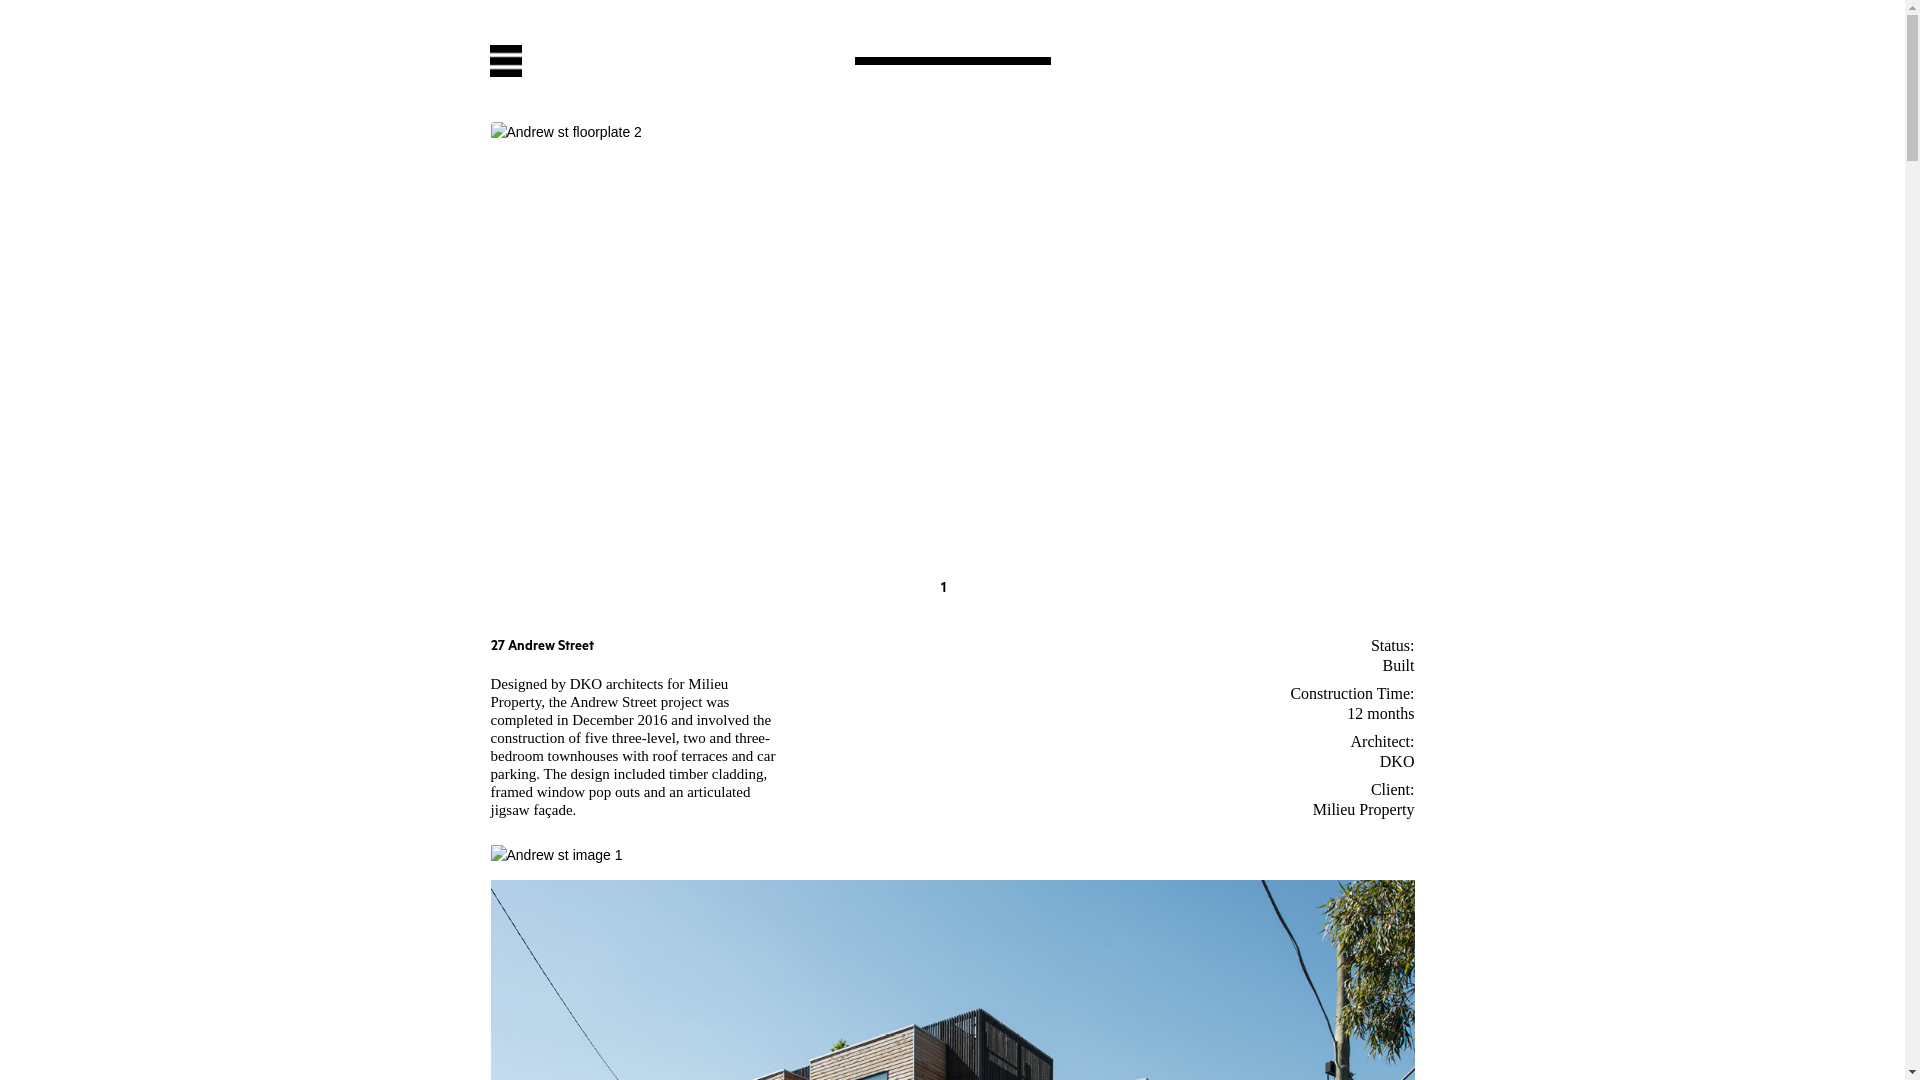 This screenshot has width=1920, height=1080. I want to click on '2', so click(961, 588).